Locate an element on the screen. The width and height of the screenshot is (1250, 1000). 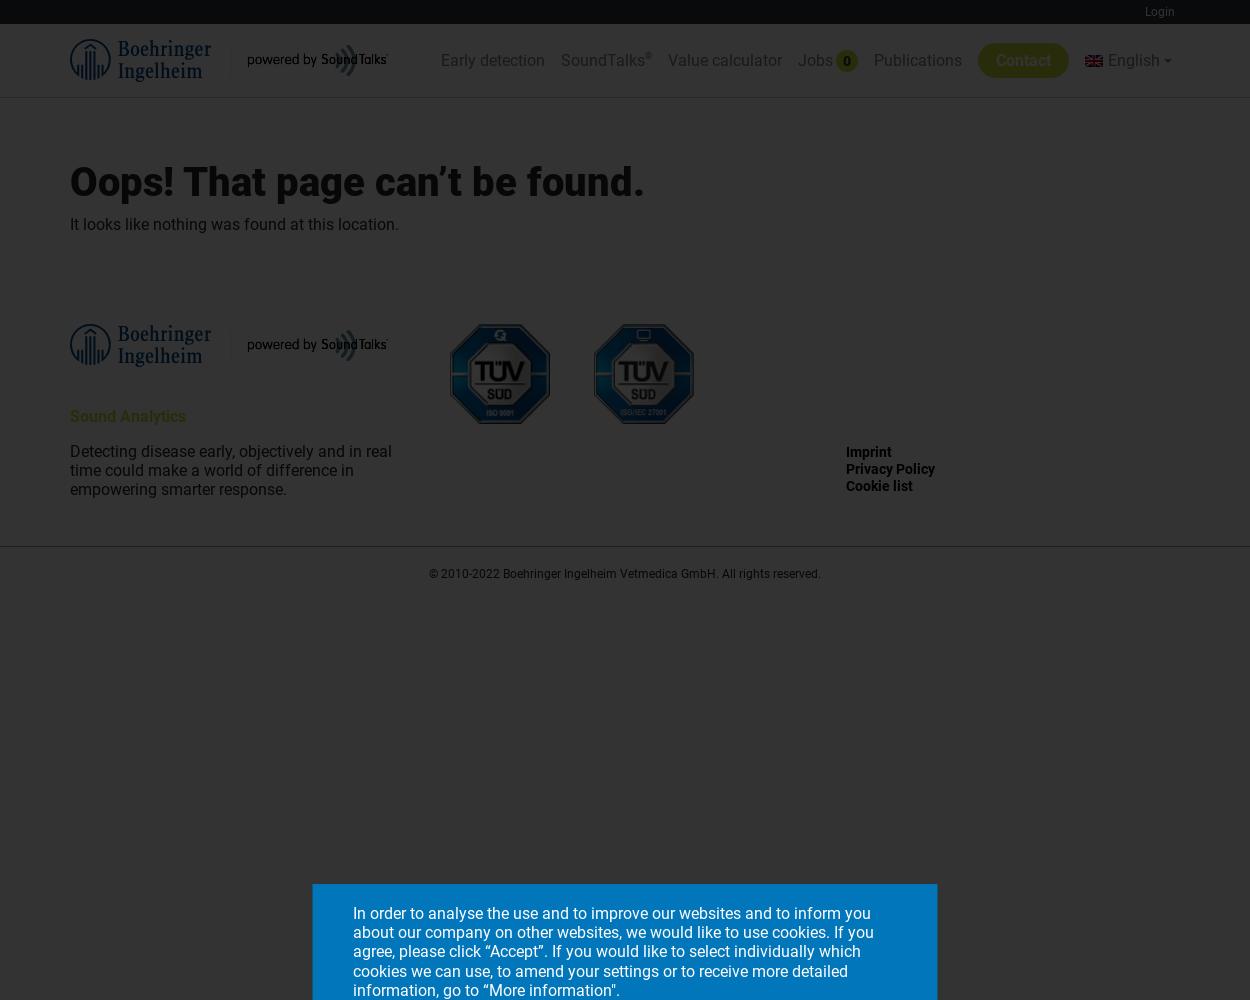
'Early detection' is located at coordinates (491, 60).